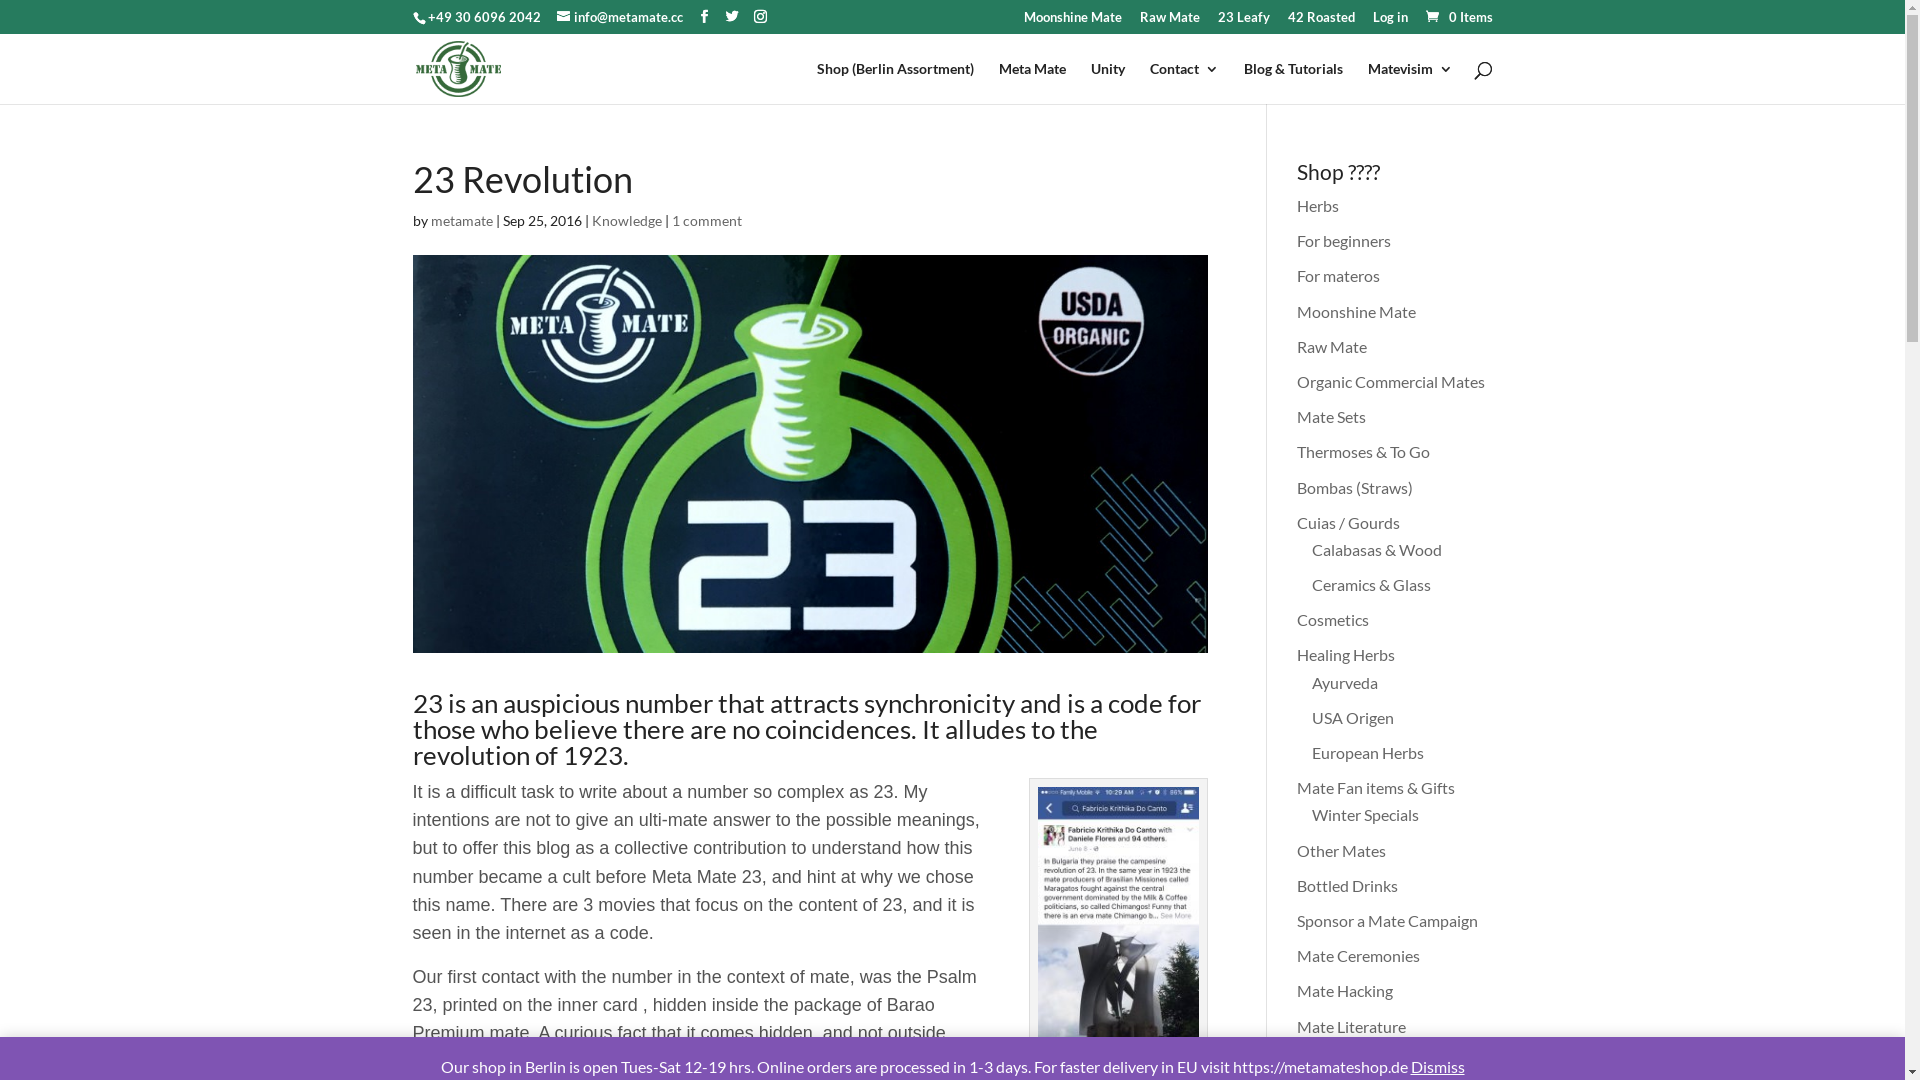 This screenshot has width=1920, height=1080. What do you see at coordinates (1351, 1025) in the screenshot?
I see `'Mate Literature'` at bounding box center [1351, 1025].